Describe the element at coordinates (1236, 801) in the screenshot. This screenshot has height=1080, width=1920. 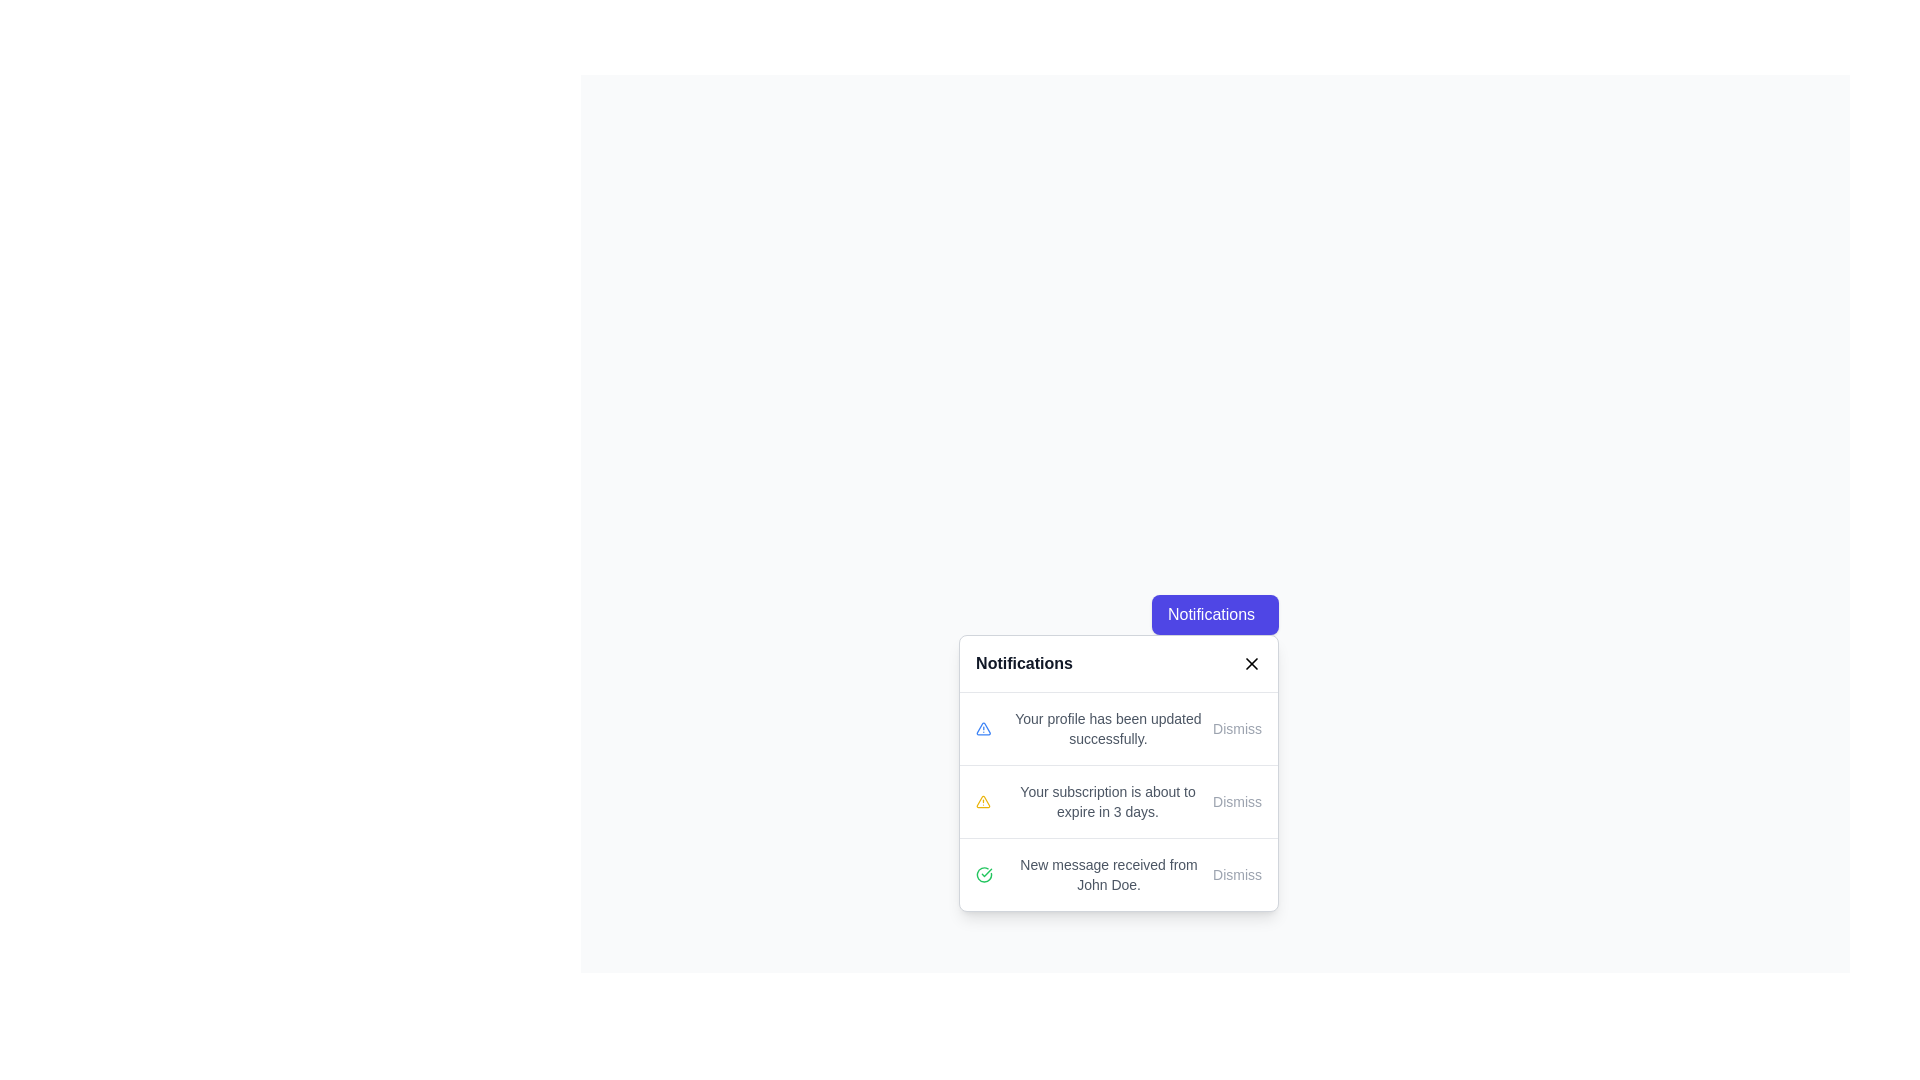
I see `the dismiss button for the second notification located in the notification box under the 'Notifications' title` at that location.